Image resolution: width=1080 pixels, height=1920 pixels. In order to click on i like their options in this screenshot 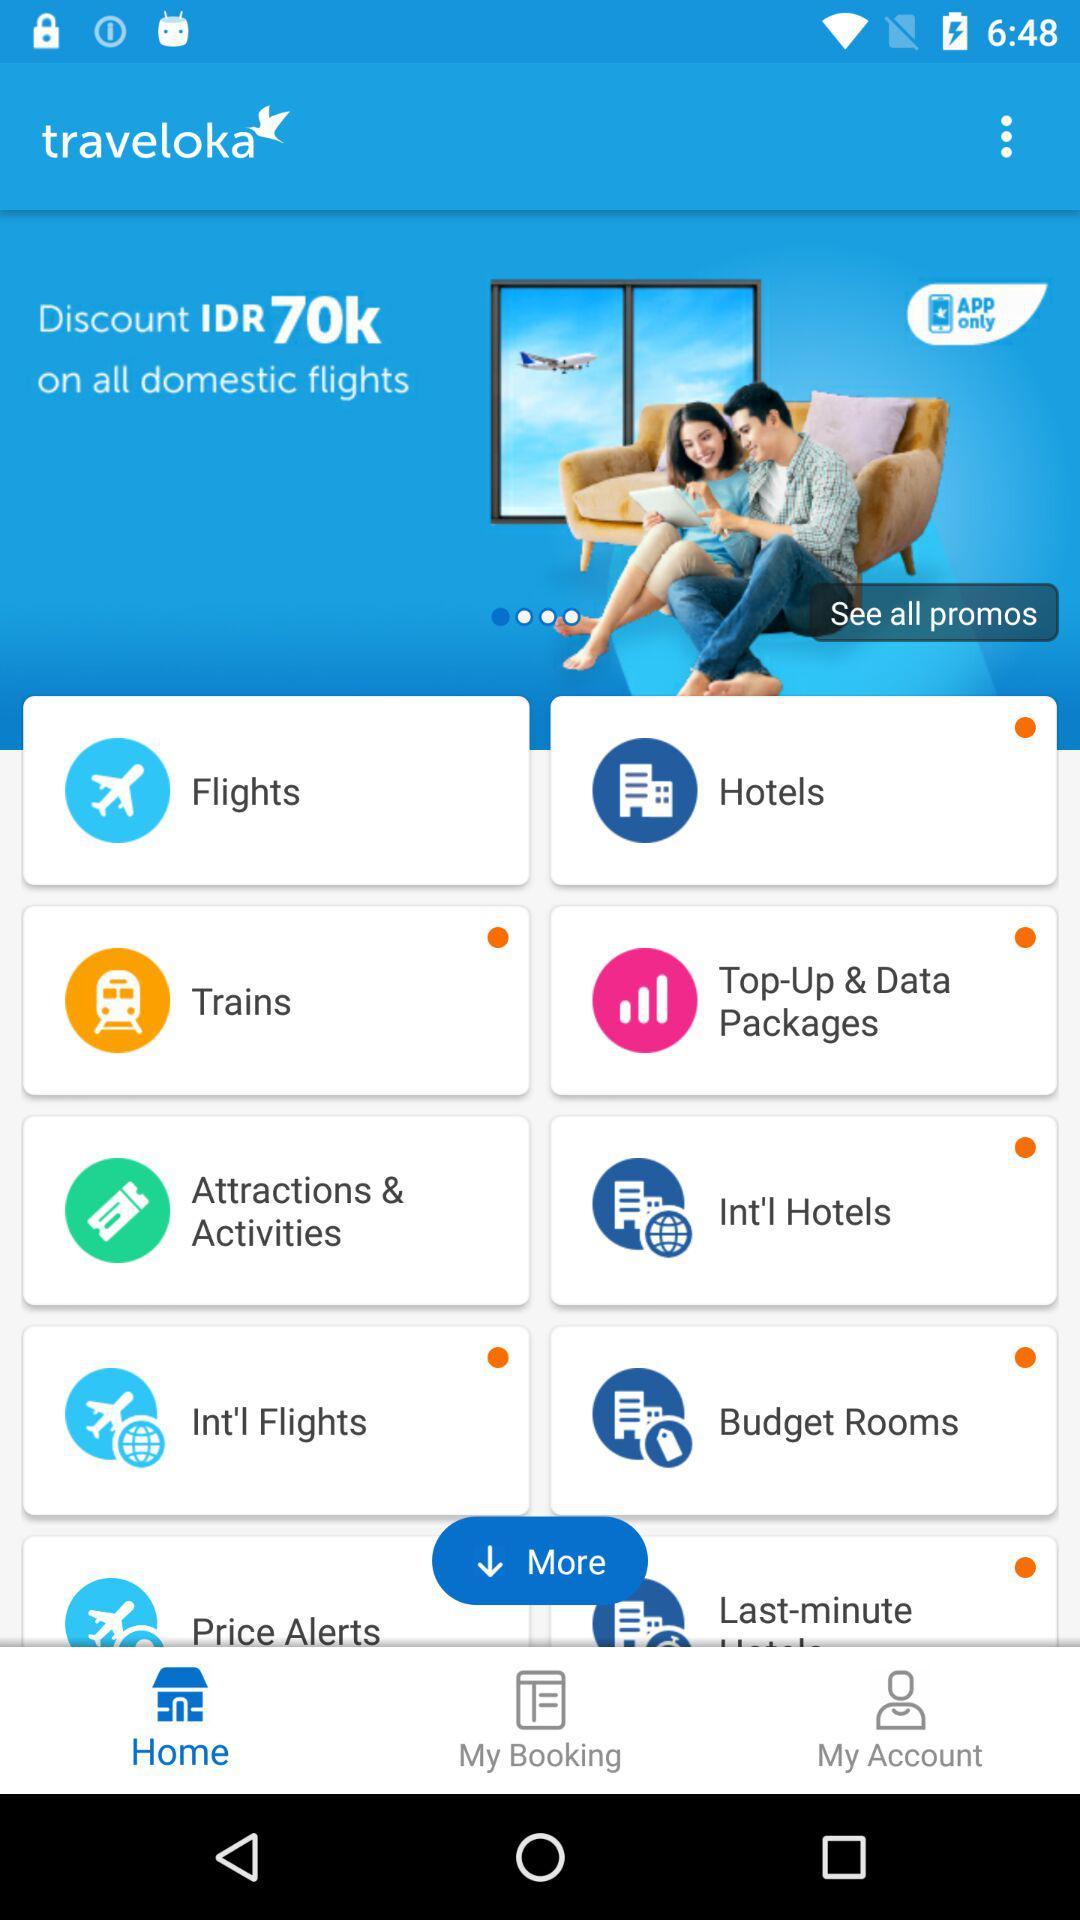, I will do `click(1006, 135)`.